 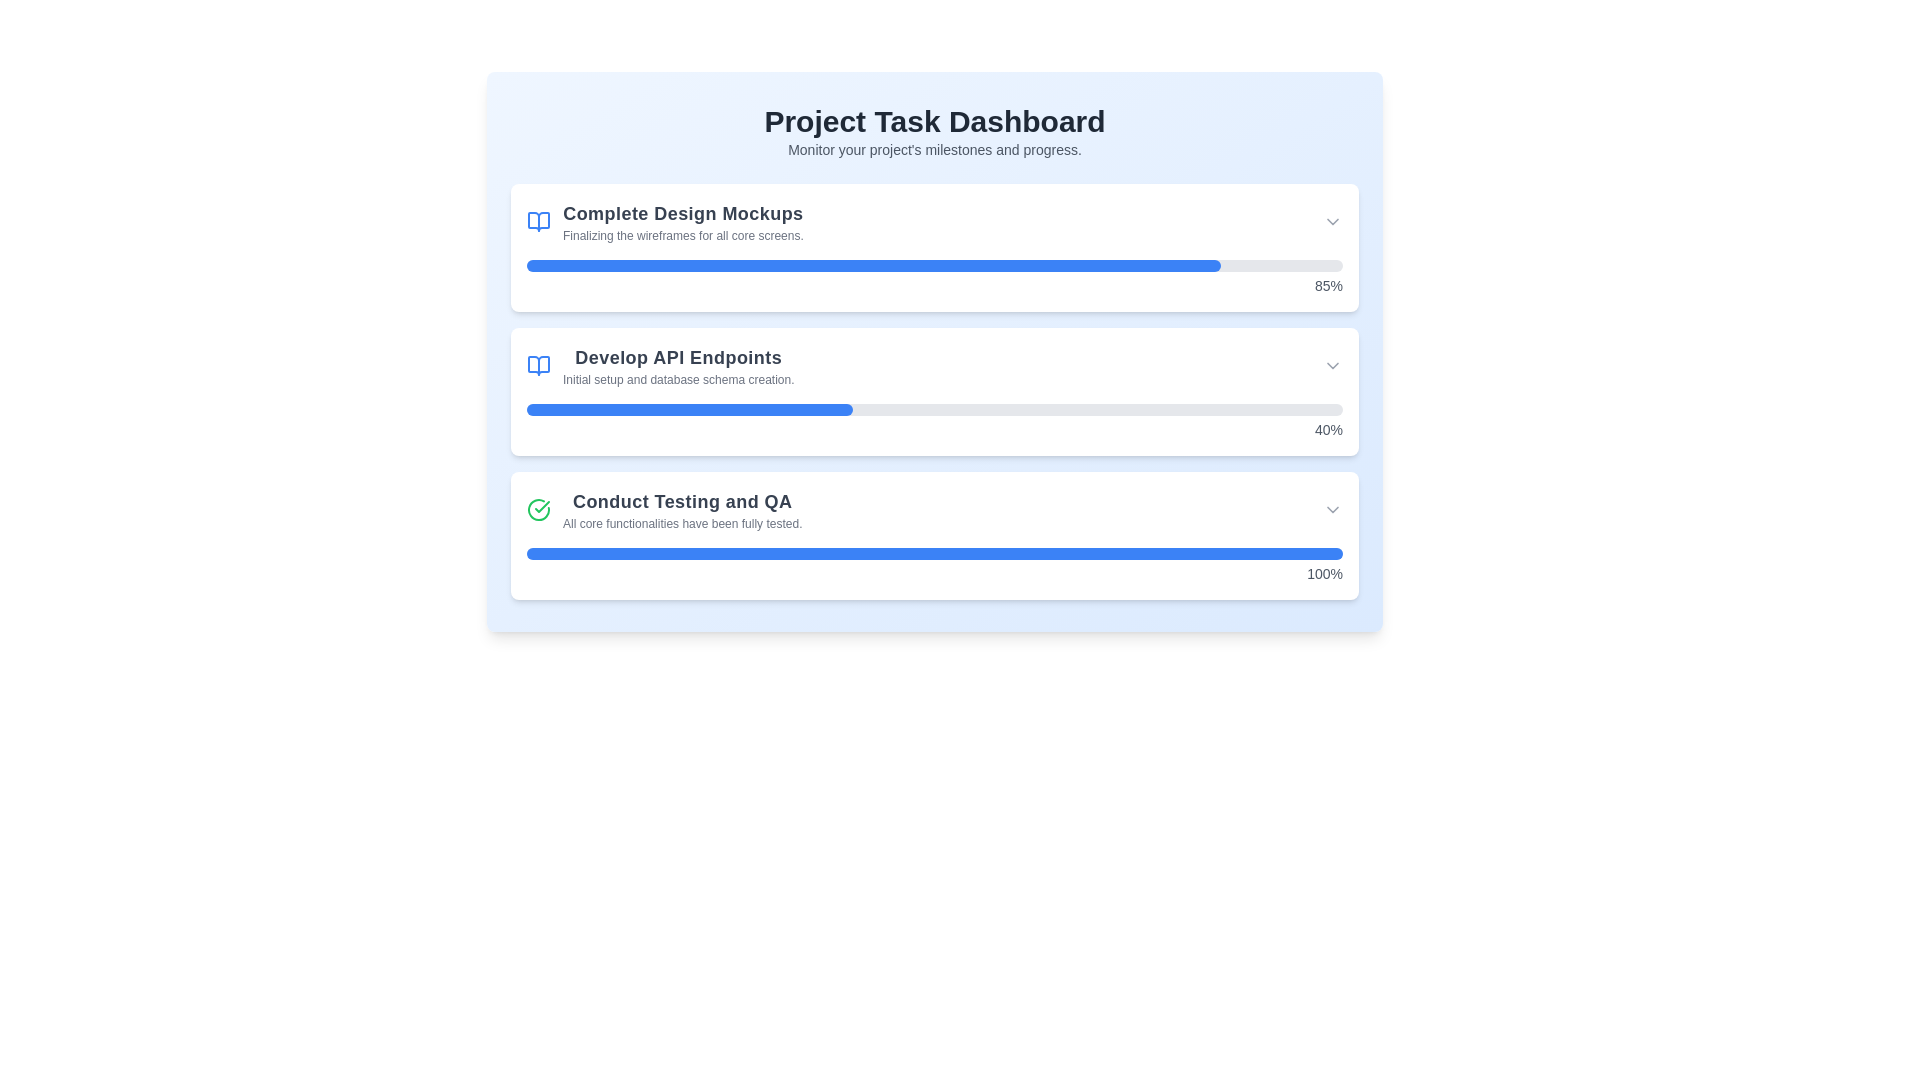 I want to click on the summary and status indicator for the task named 'Complete Design Mockups' located at the top of the task list in the dashboard interface, so click(x=934, y=222).